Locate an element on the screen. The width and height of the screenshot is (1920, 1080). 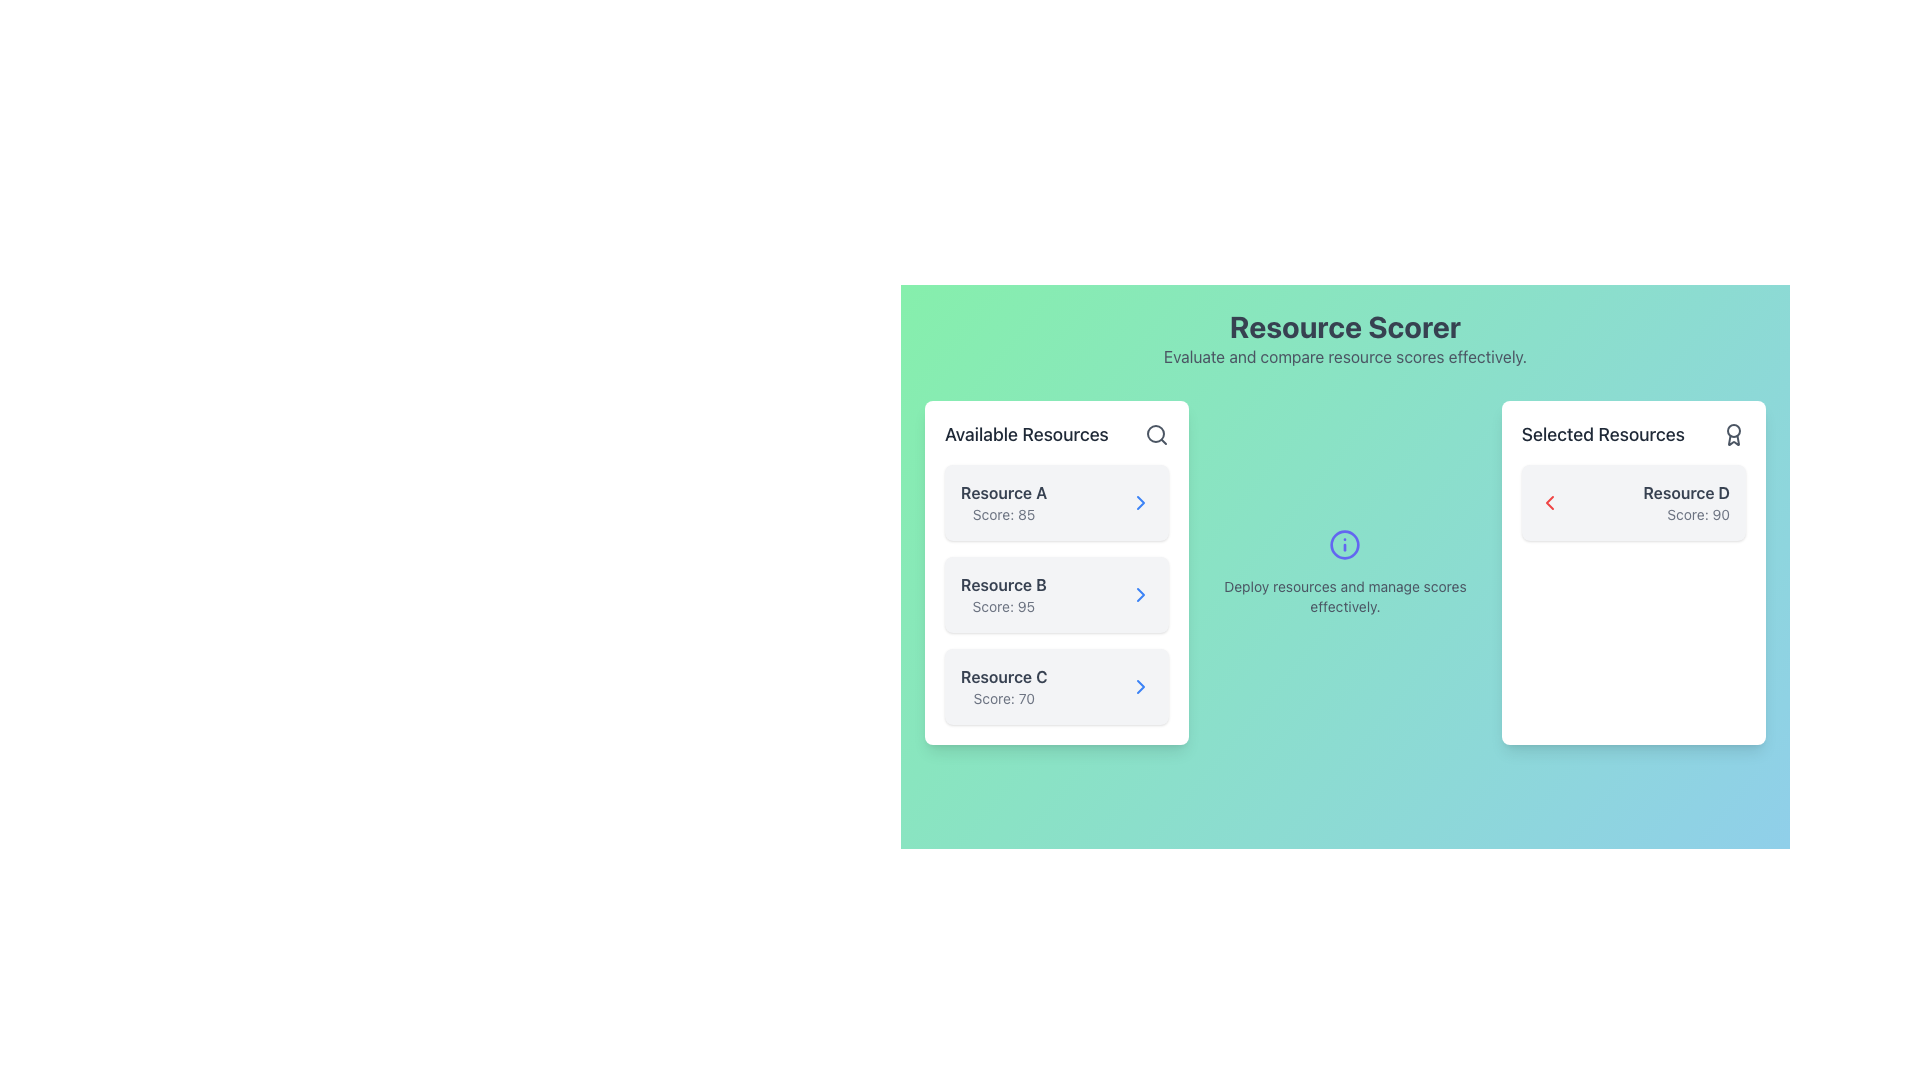
the text label displaying 'Evaluate and compare resource scores effectively.' which is located below the 'Resource Scorer' title in the header section of the interface is located at coordinates (1345, 356).